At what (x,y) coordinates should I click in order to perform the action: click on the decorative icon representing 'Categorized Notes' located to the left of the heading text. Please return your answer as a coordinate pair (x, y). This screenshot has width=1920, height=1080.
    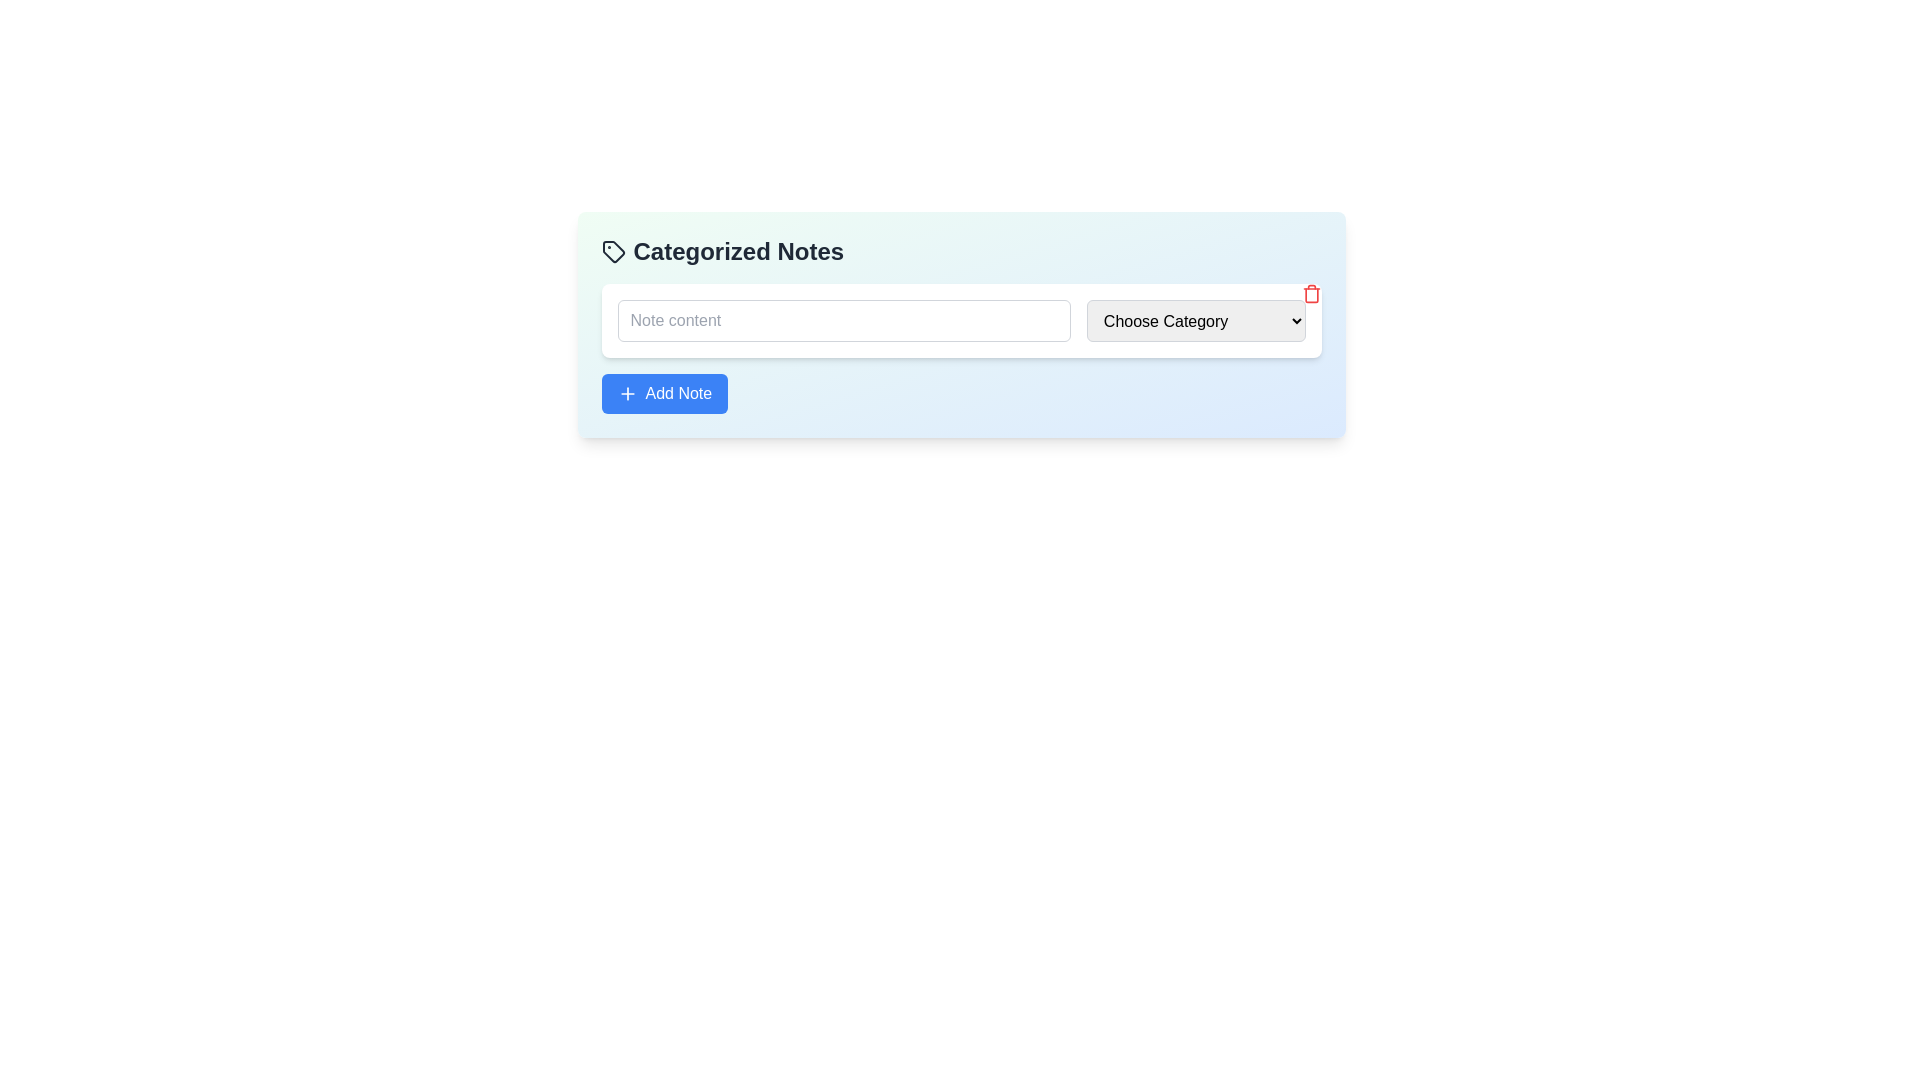
    Looking at the image, I should click on (612, 250).